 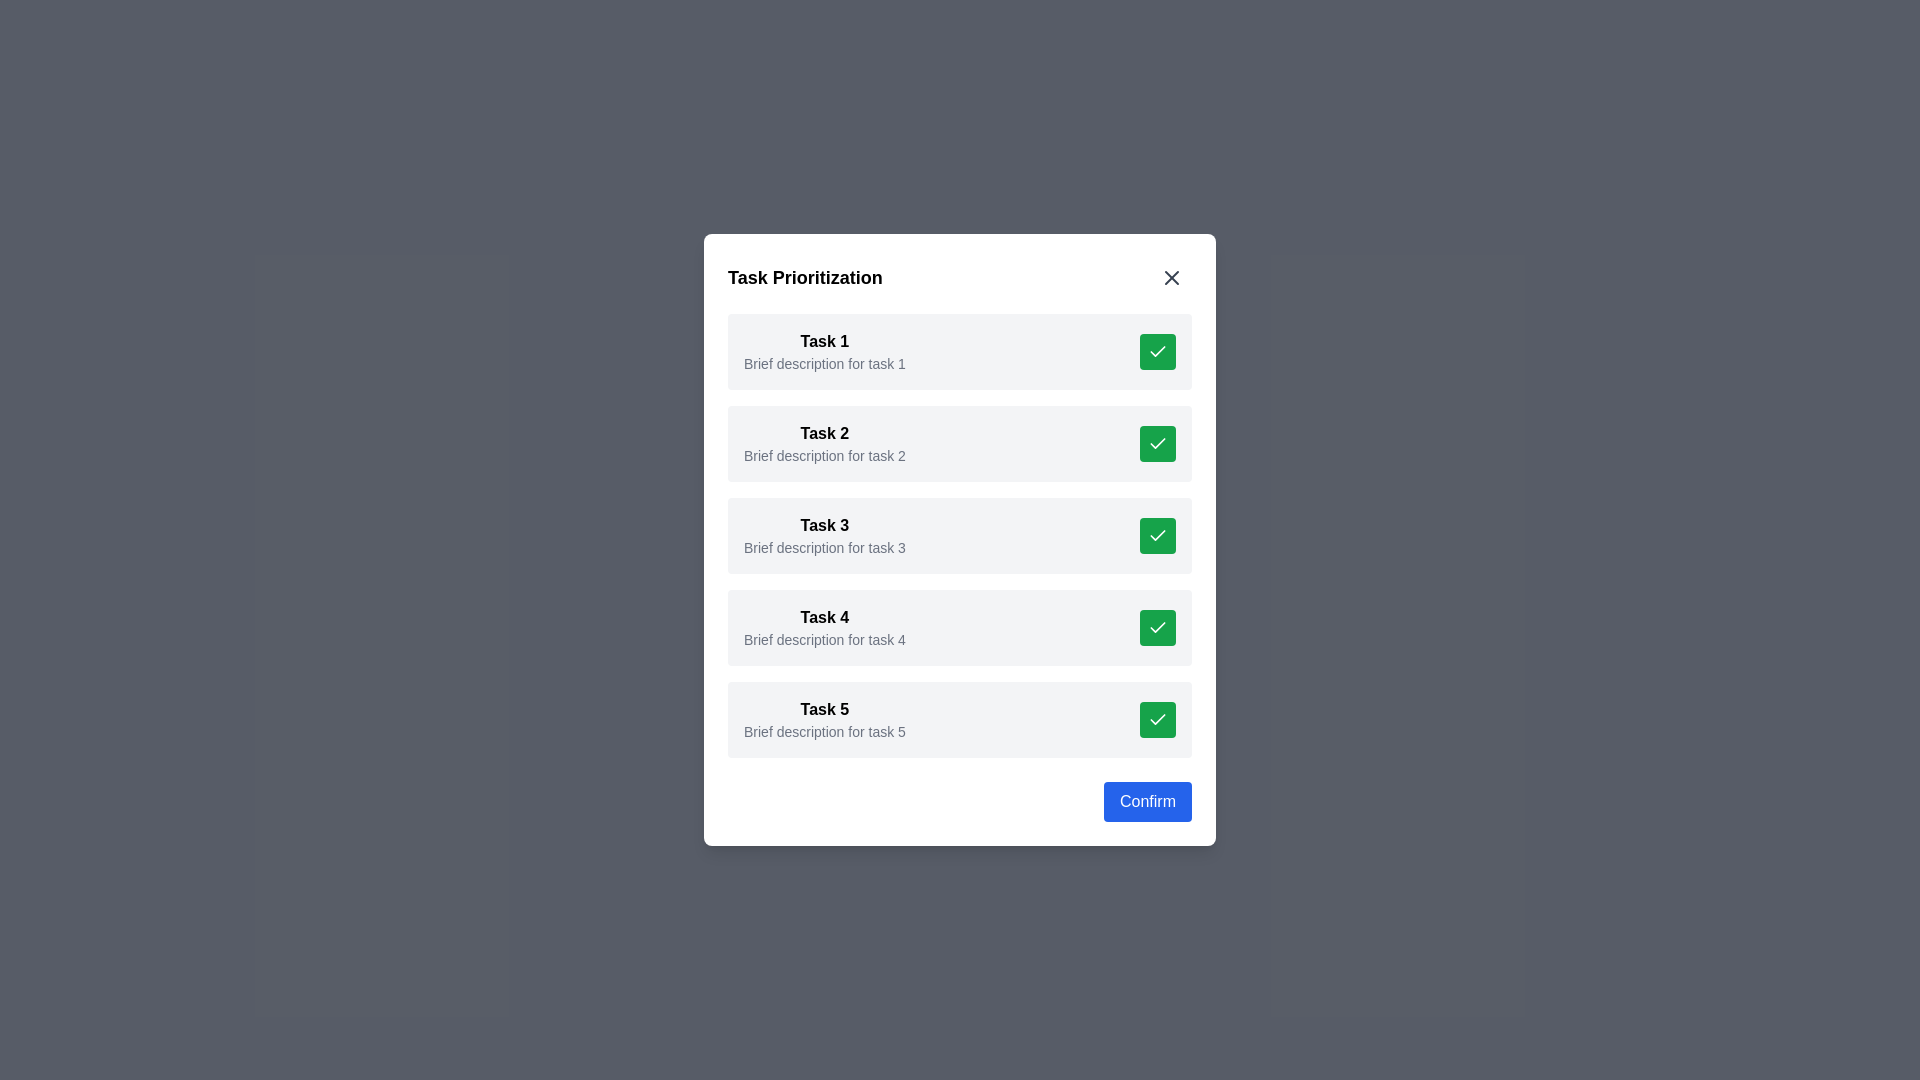 What do you see at coordinates (1157, 350) in the screenshot?
I see `the confirmation button located on the far right side in the row associated with 'Task 1' to mark the task as completed or selected` at bounding box center [1157, 350].